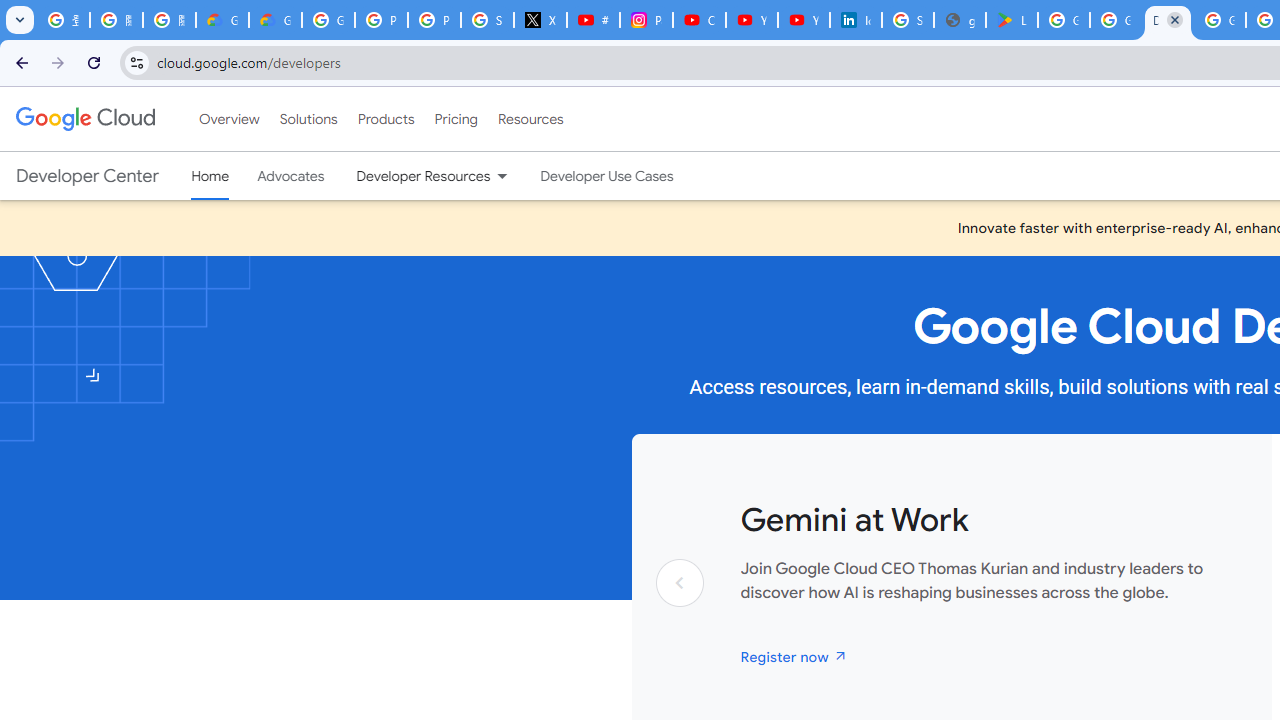 The height and width of the screenshot is (720, 1280). What do you see at coordinates (454, 119) in the screenshot?
I see `'Pricing'` at bounding box center [454, 119].